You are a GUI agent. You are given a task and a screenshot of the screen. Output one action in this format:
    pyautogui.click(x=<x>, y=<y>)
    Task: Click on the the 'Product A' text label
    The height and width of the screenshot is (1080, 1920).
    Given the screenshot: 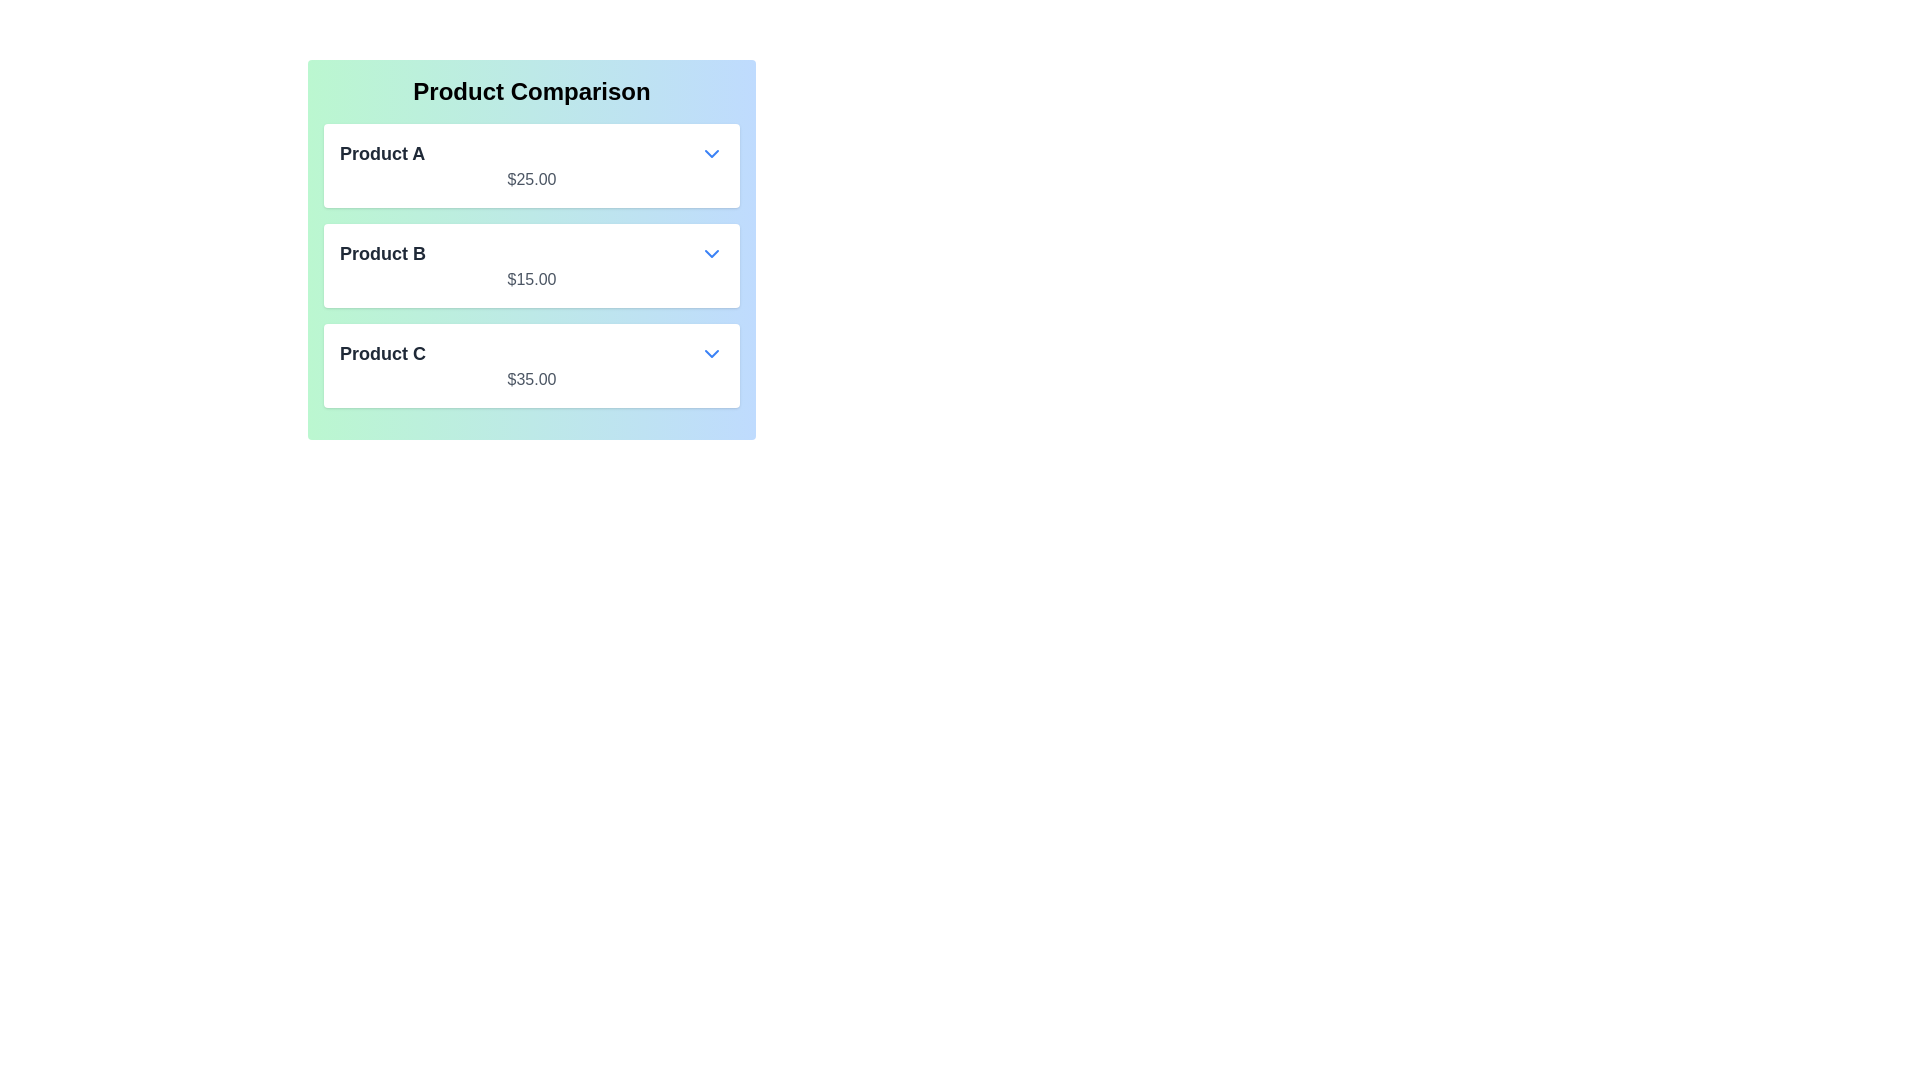 What is the action you would take?
    pyautogui.click(x=382, y=153)
    